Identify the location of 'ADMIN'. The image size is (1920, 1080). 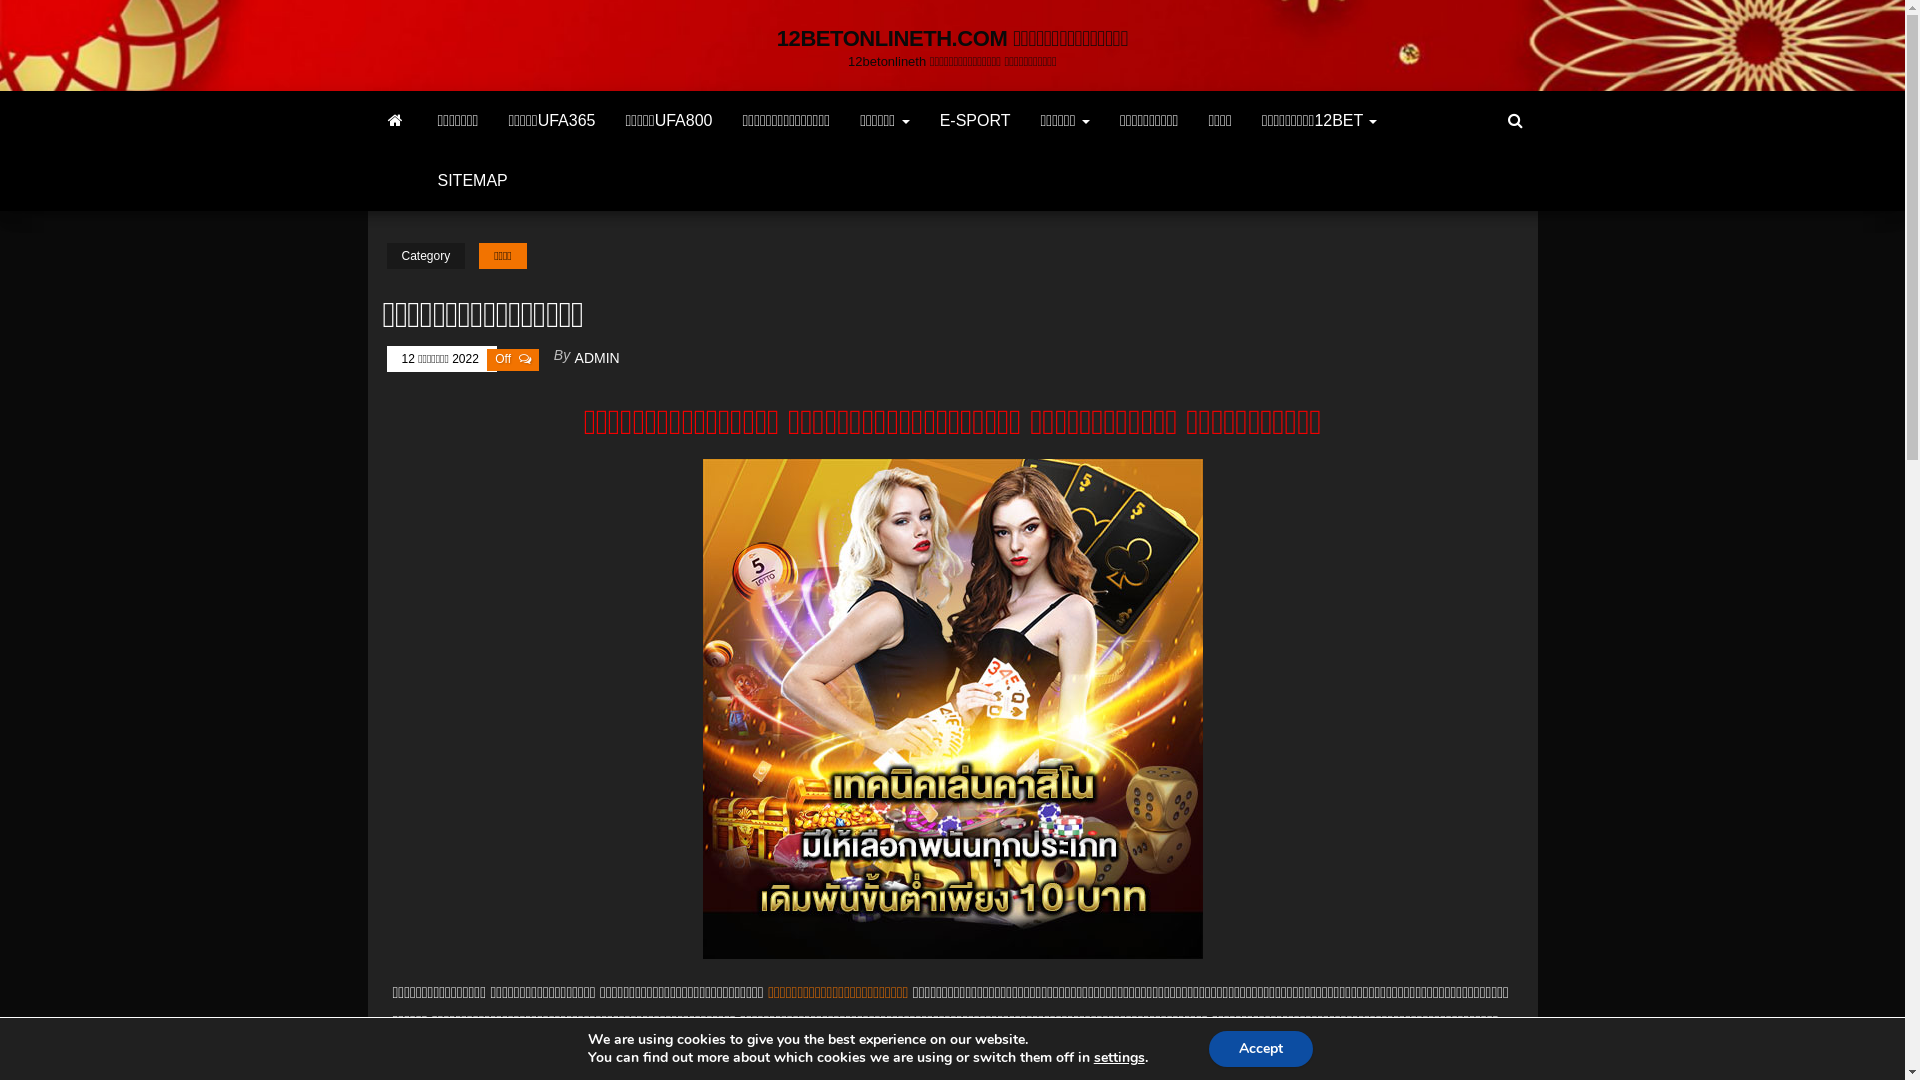
(596, 357).